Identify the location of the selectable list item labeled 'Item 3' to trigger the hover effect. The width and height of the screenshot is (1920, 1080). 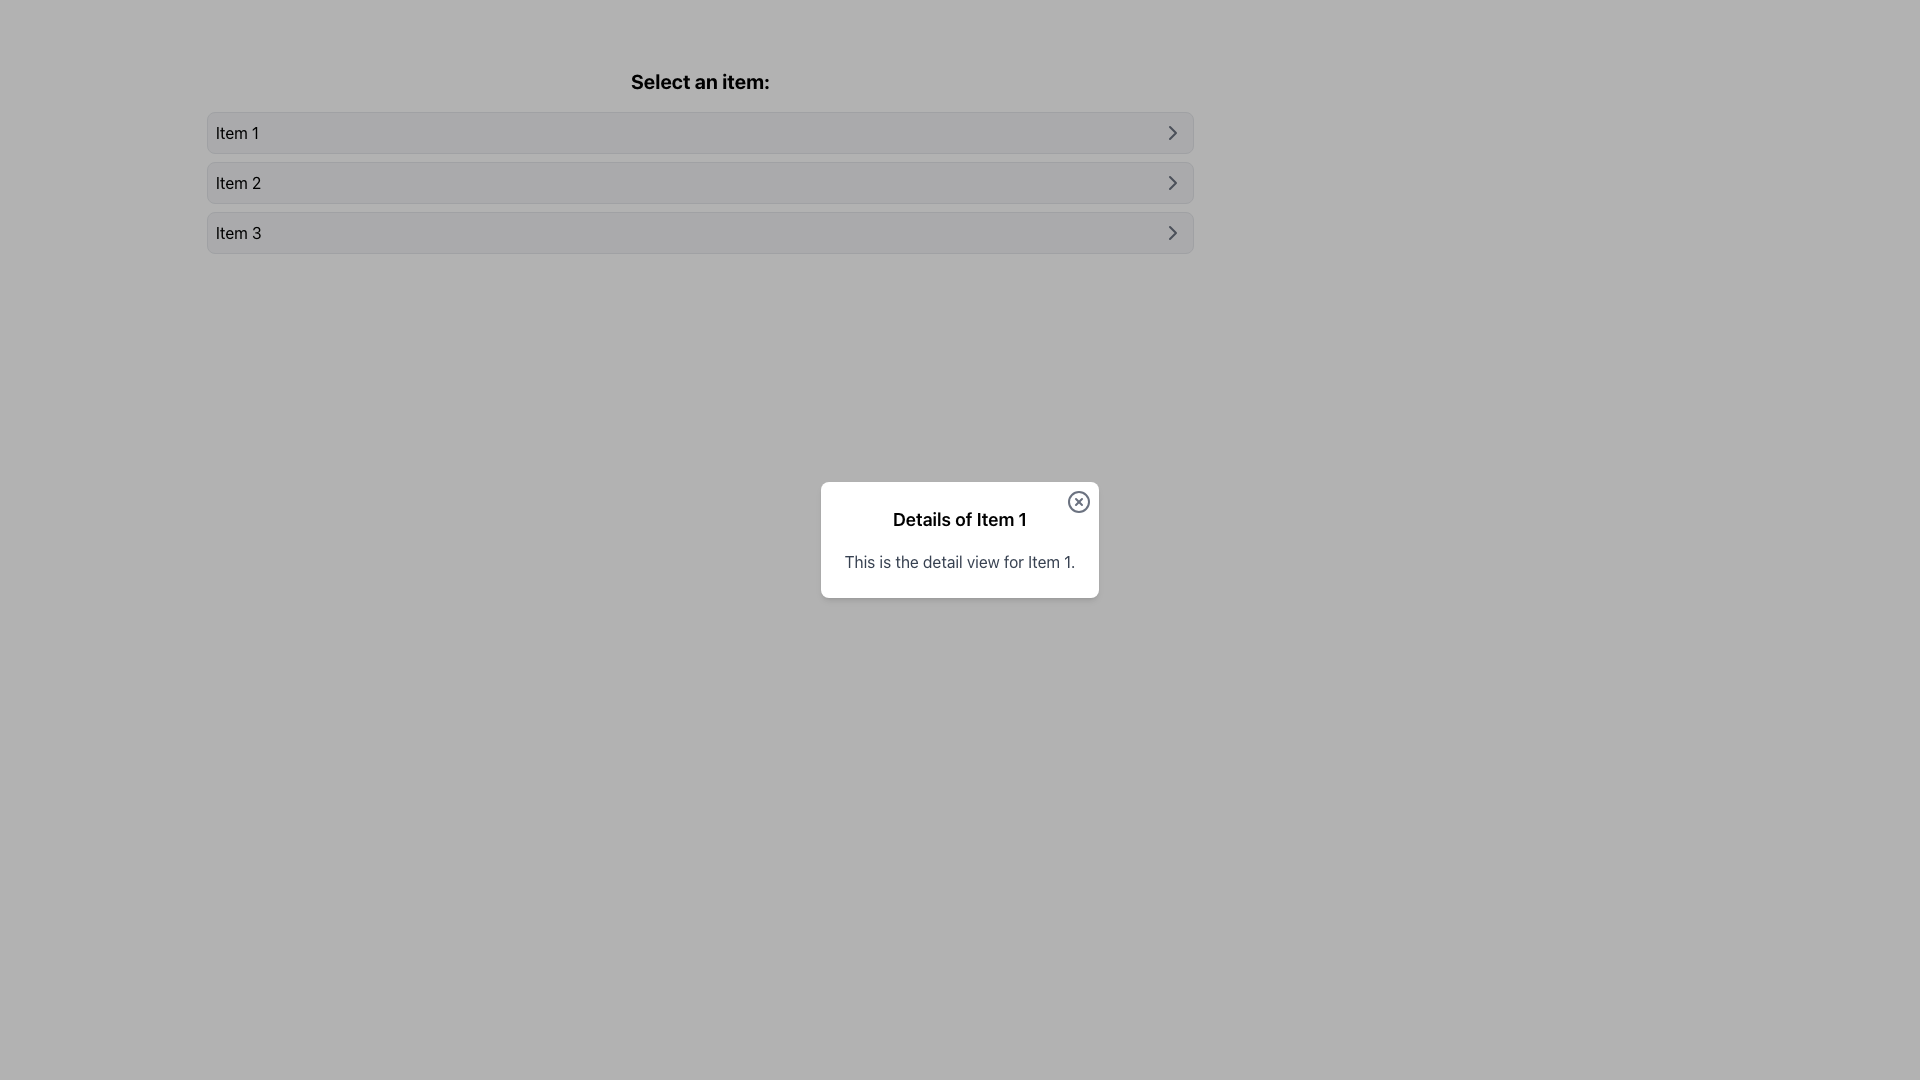
(700, 231).